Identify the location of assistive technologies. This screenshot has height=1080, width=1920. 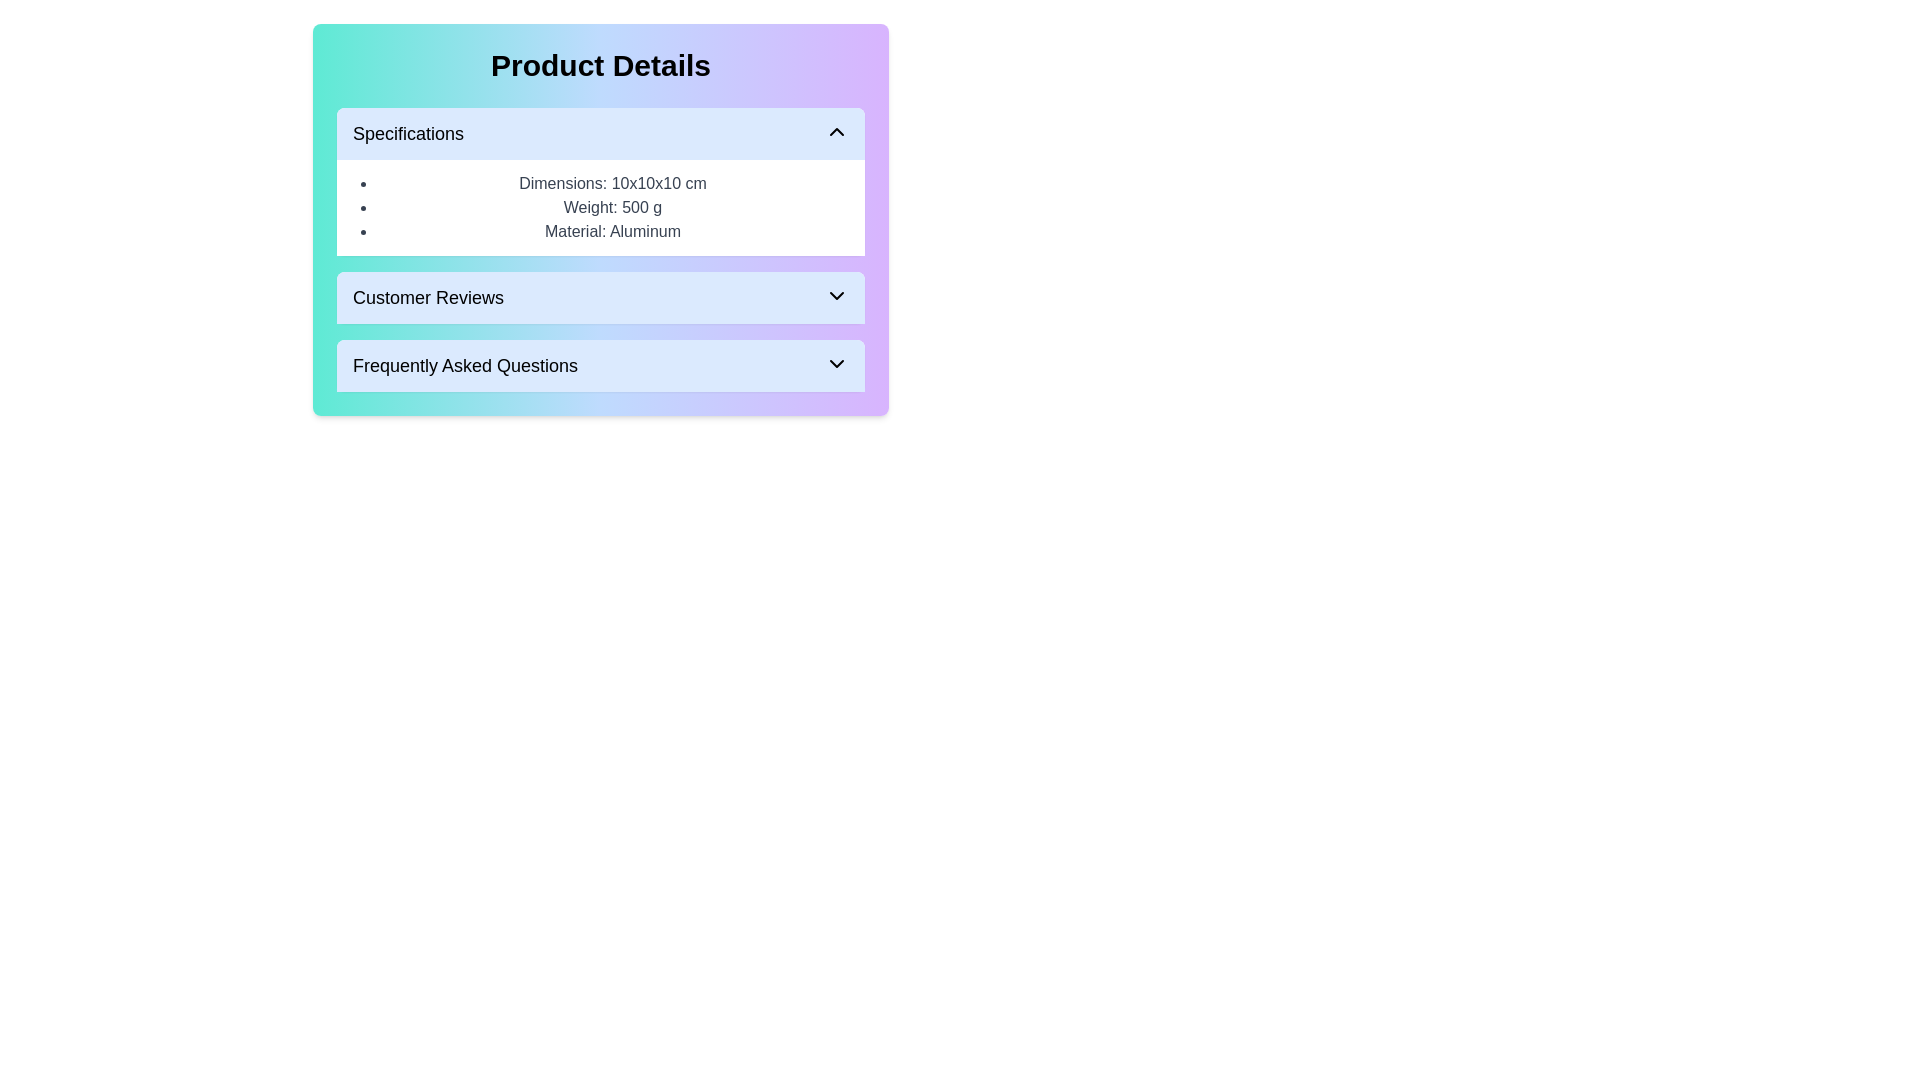
(612, 208).